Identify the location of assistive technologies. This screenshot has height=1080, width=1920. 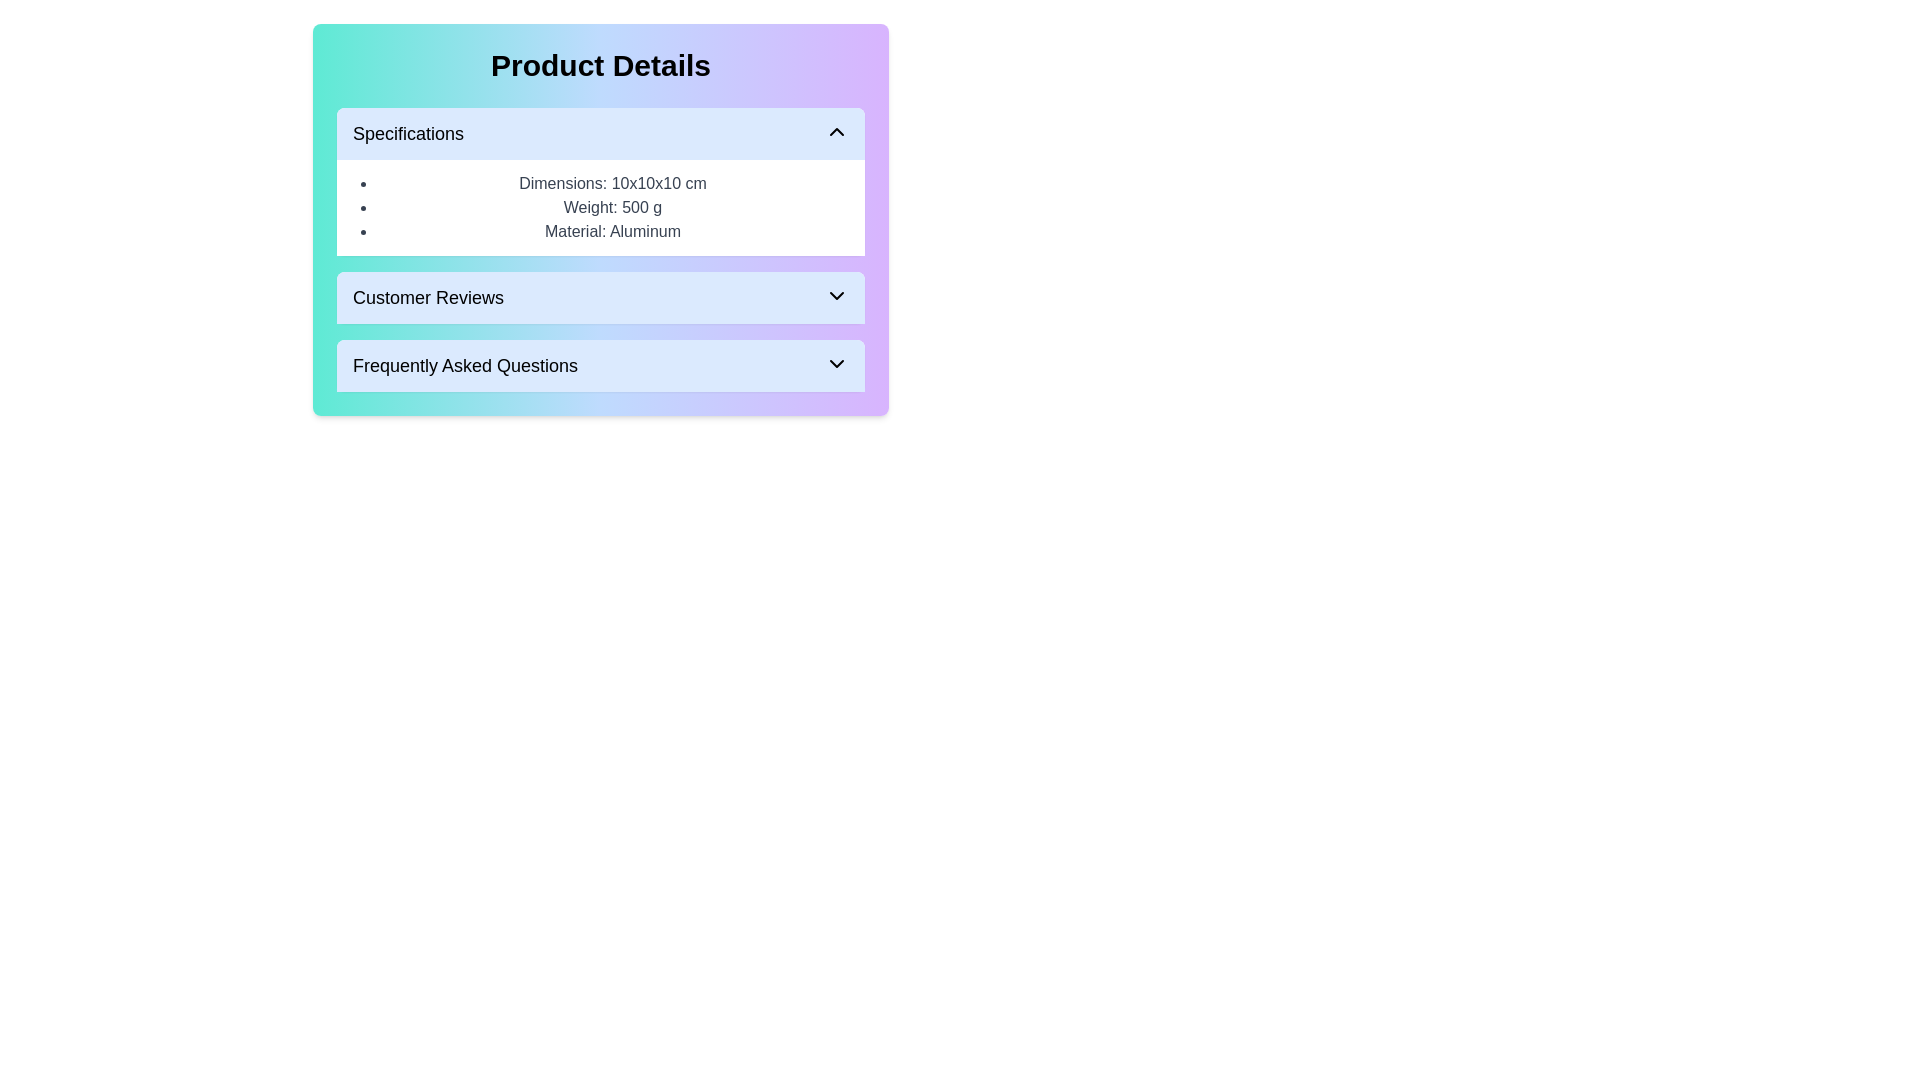
(612, 208).